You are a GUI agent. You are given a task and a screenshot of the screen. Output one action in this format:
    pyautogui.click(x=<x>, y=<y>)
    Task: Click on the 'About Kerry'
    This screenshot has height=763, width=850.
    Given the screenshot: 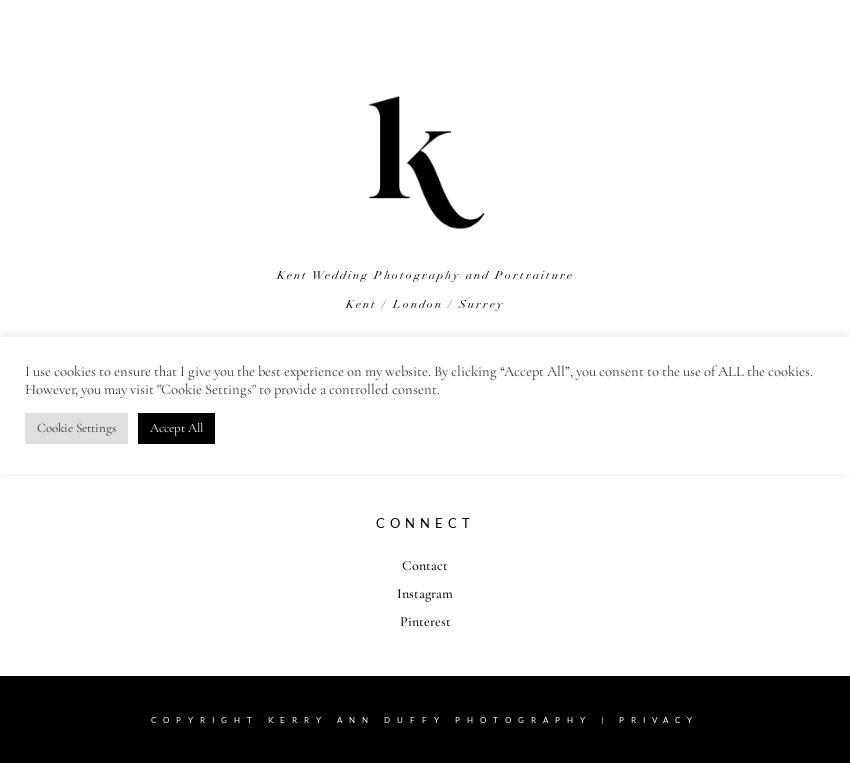 What is the action you would take?
    pyautogui.click(x=425, y=462)
    